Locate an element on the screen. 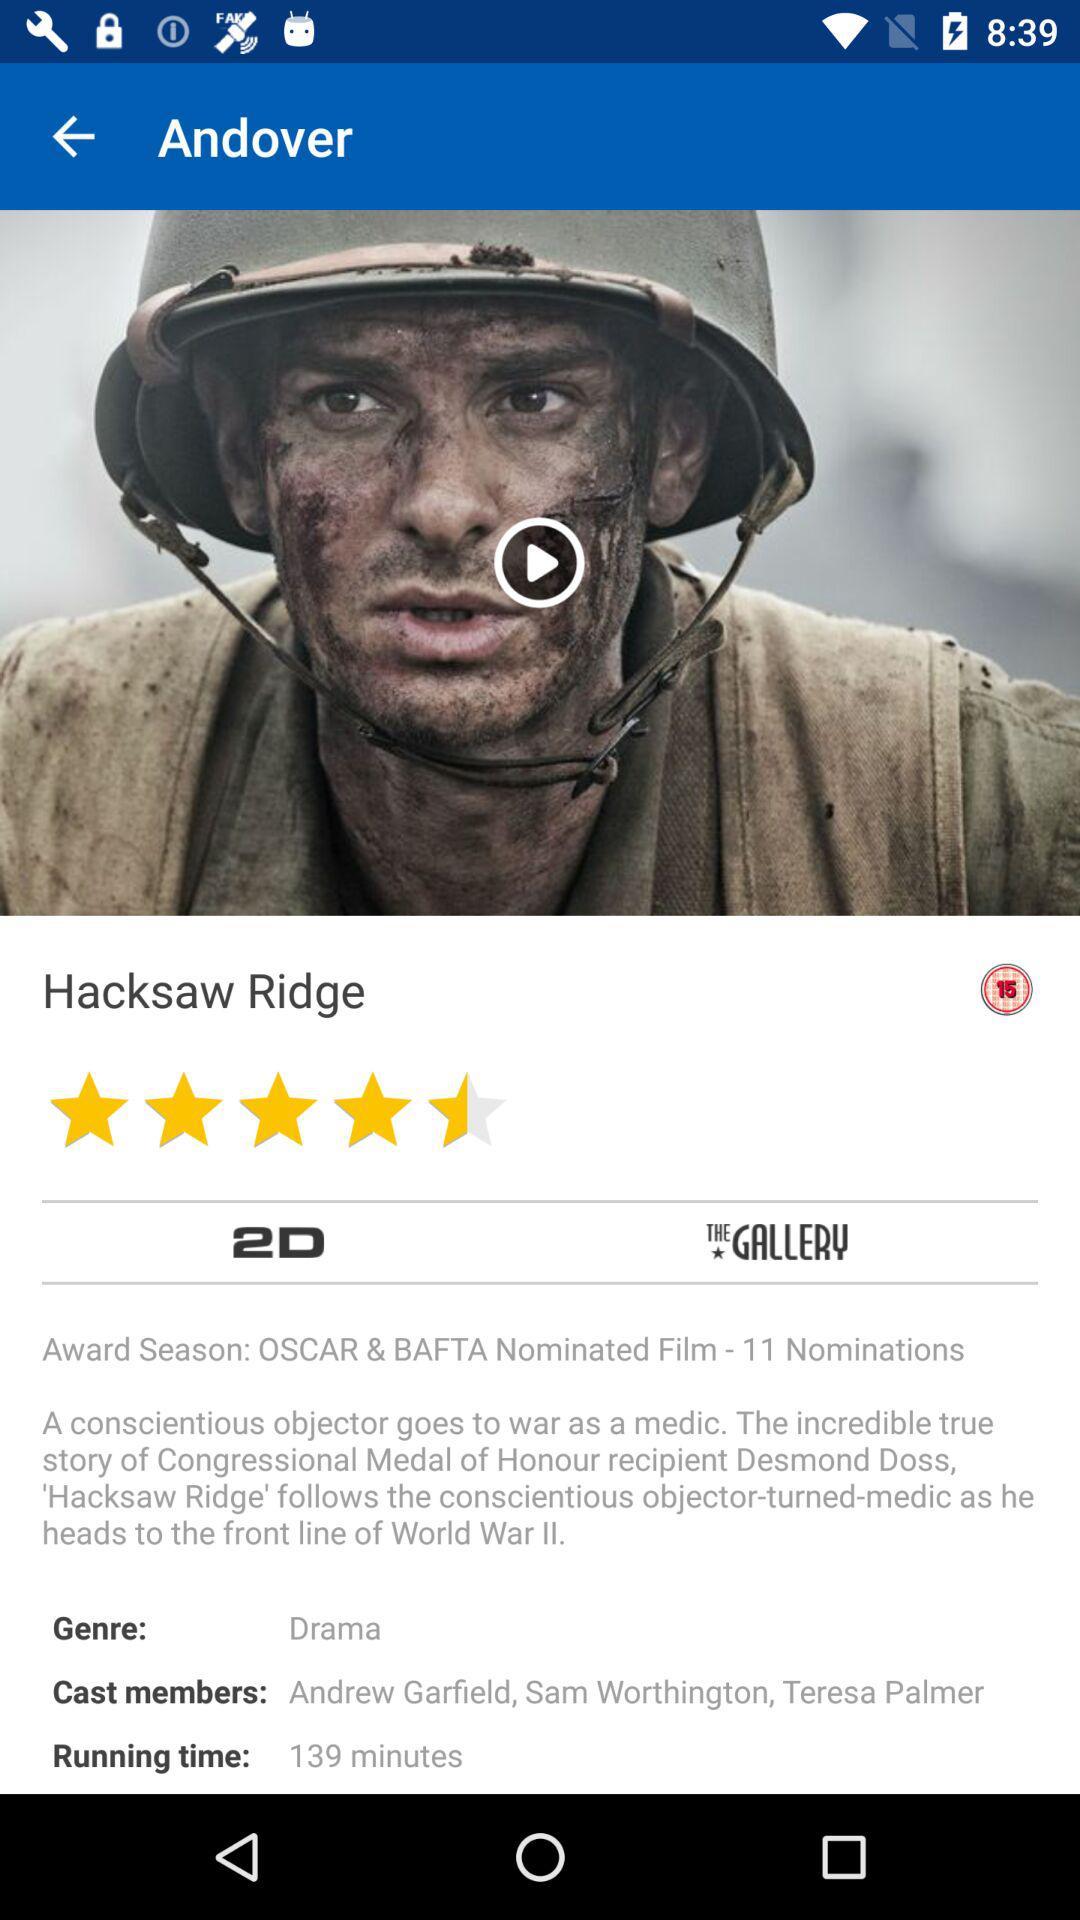  movie is located at coordinates (538, 561).